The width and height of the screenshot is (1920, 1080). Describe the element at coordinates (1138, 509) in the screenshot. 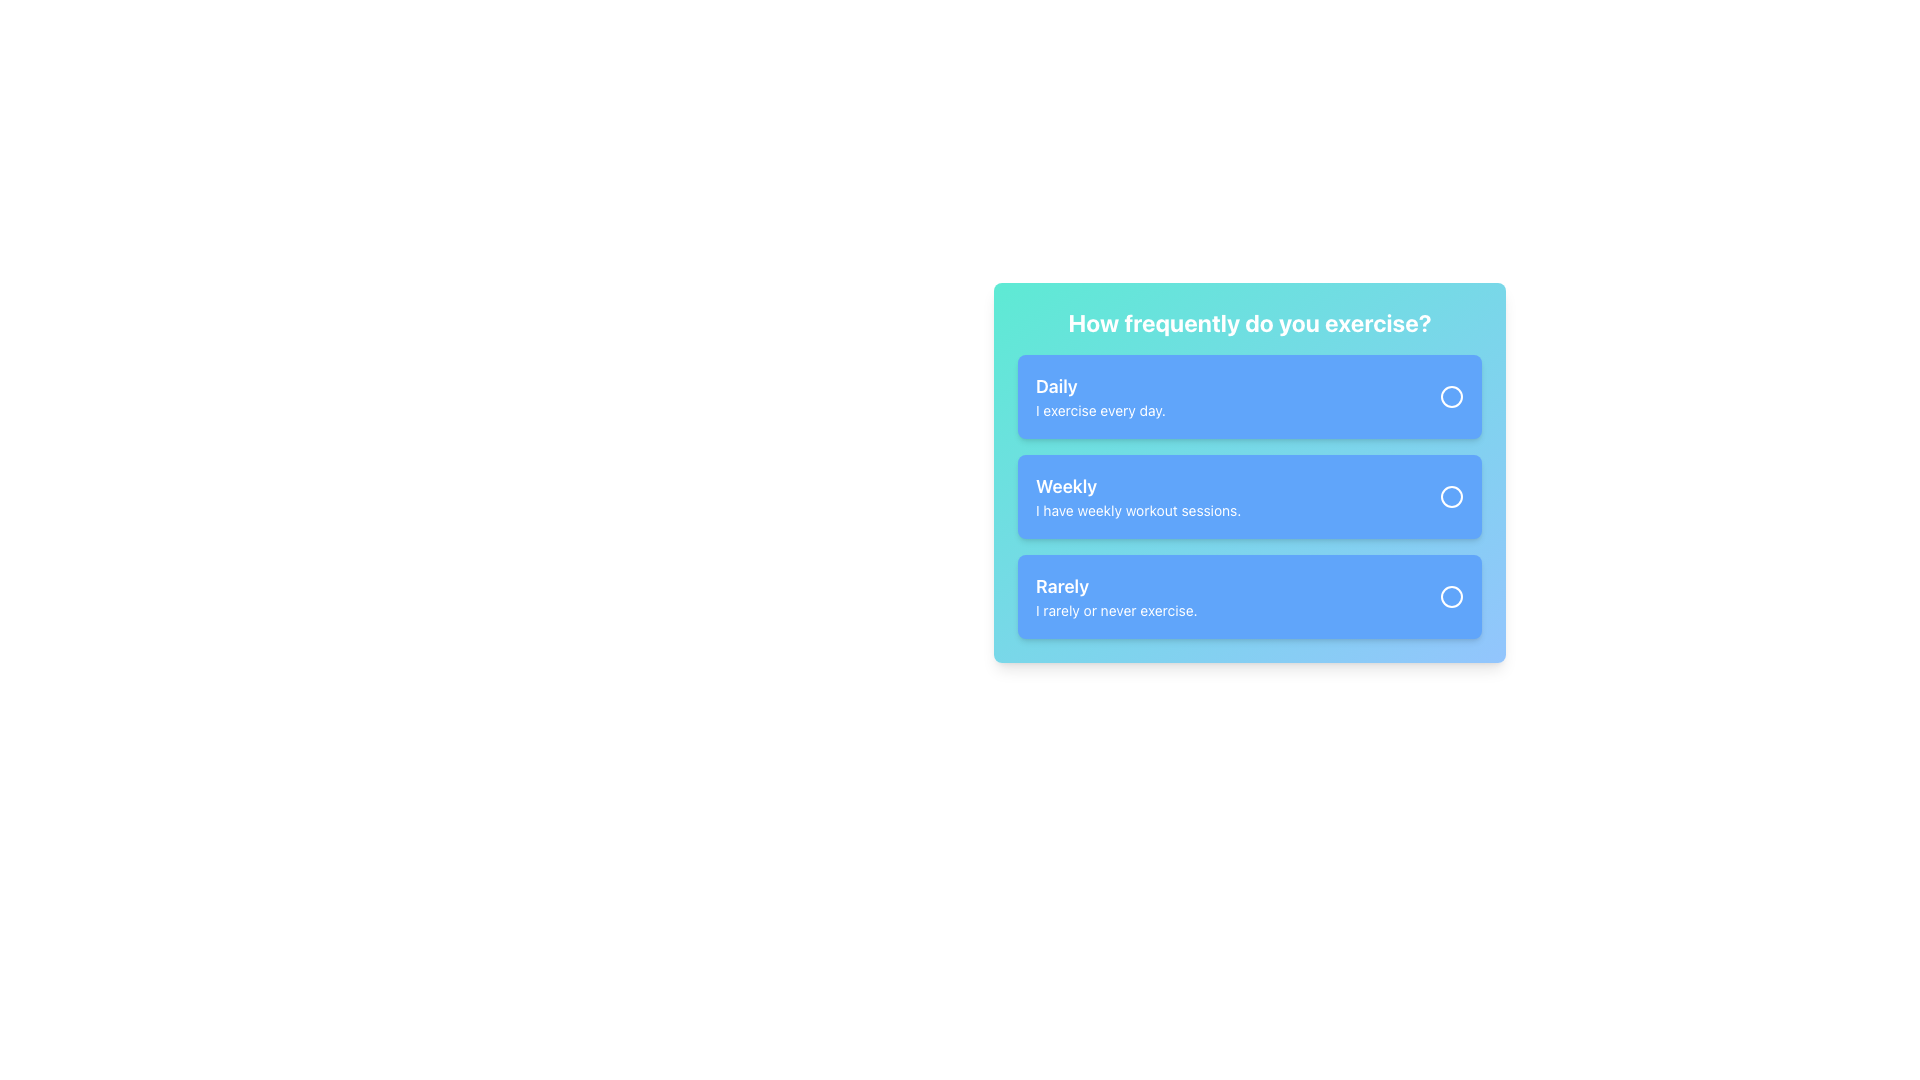

I see `text label stating 'I have weekly workout sessions.' located within the card-like selection box under the title 'Weekly'` at that location.